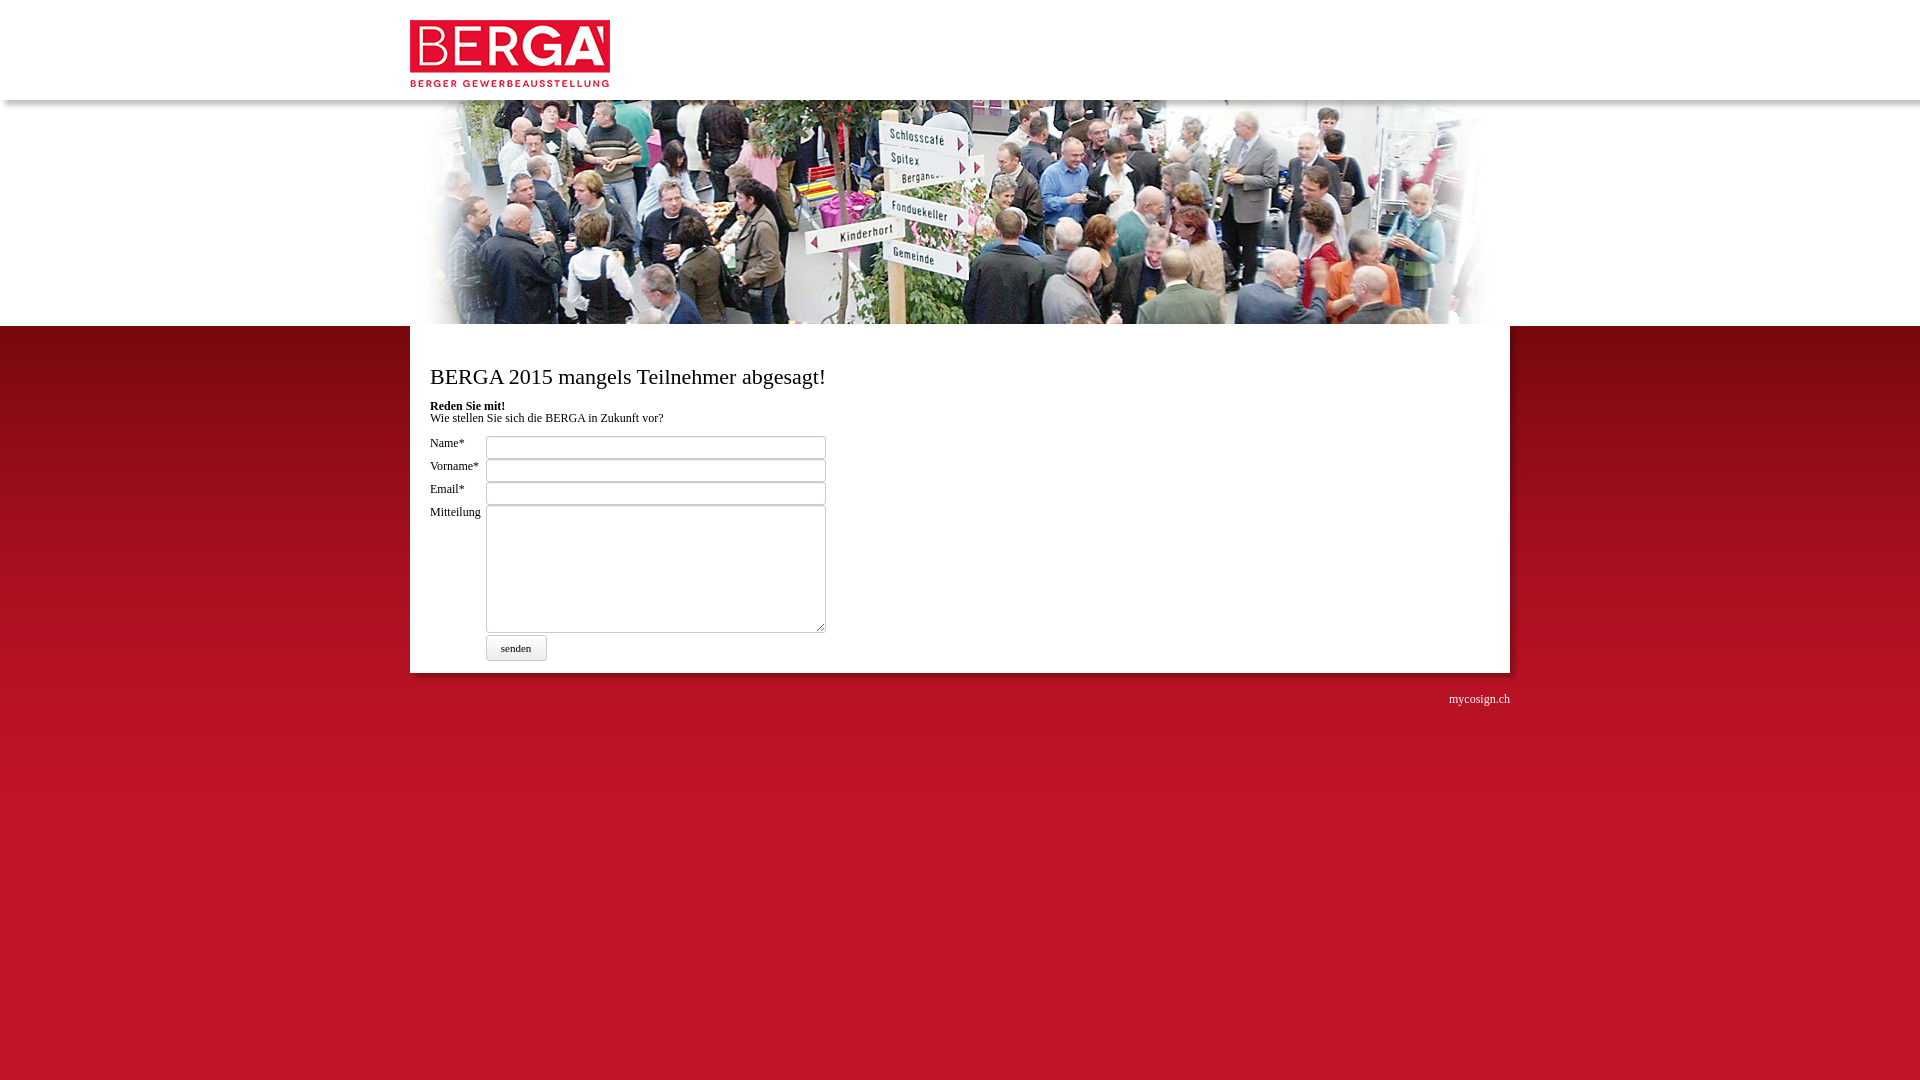 The width and height of the screenshot is (1920, 1080). What do you see at coordinates (509, 82) in the screenshot?
I see `'Berga'` at bounding box center [509, 82].